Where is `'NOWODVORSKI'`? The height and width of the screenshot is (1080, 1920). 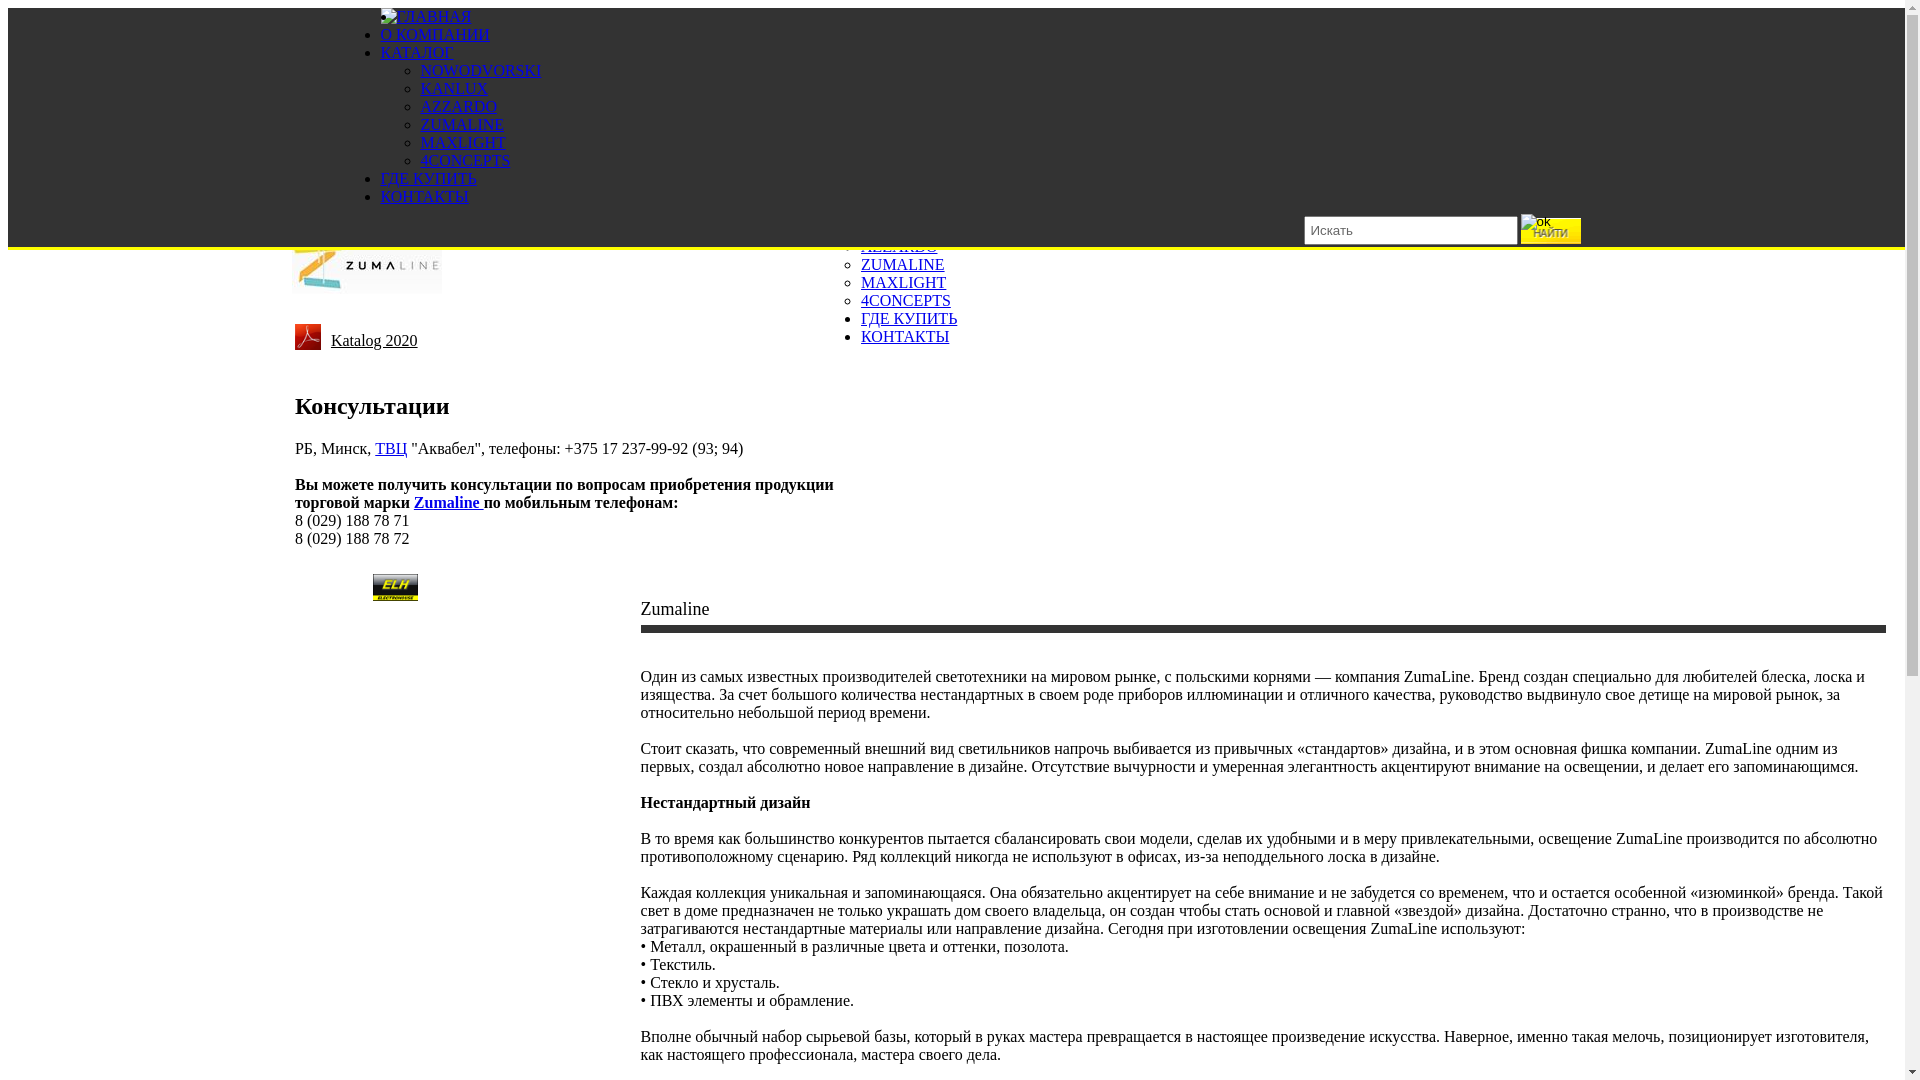
'NOWODVORSKI' is located at coordinates (920, 210).